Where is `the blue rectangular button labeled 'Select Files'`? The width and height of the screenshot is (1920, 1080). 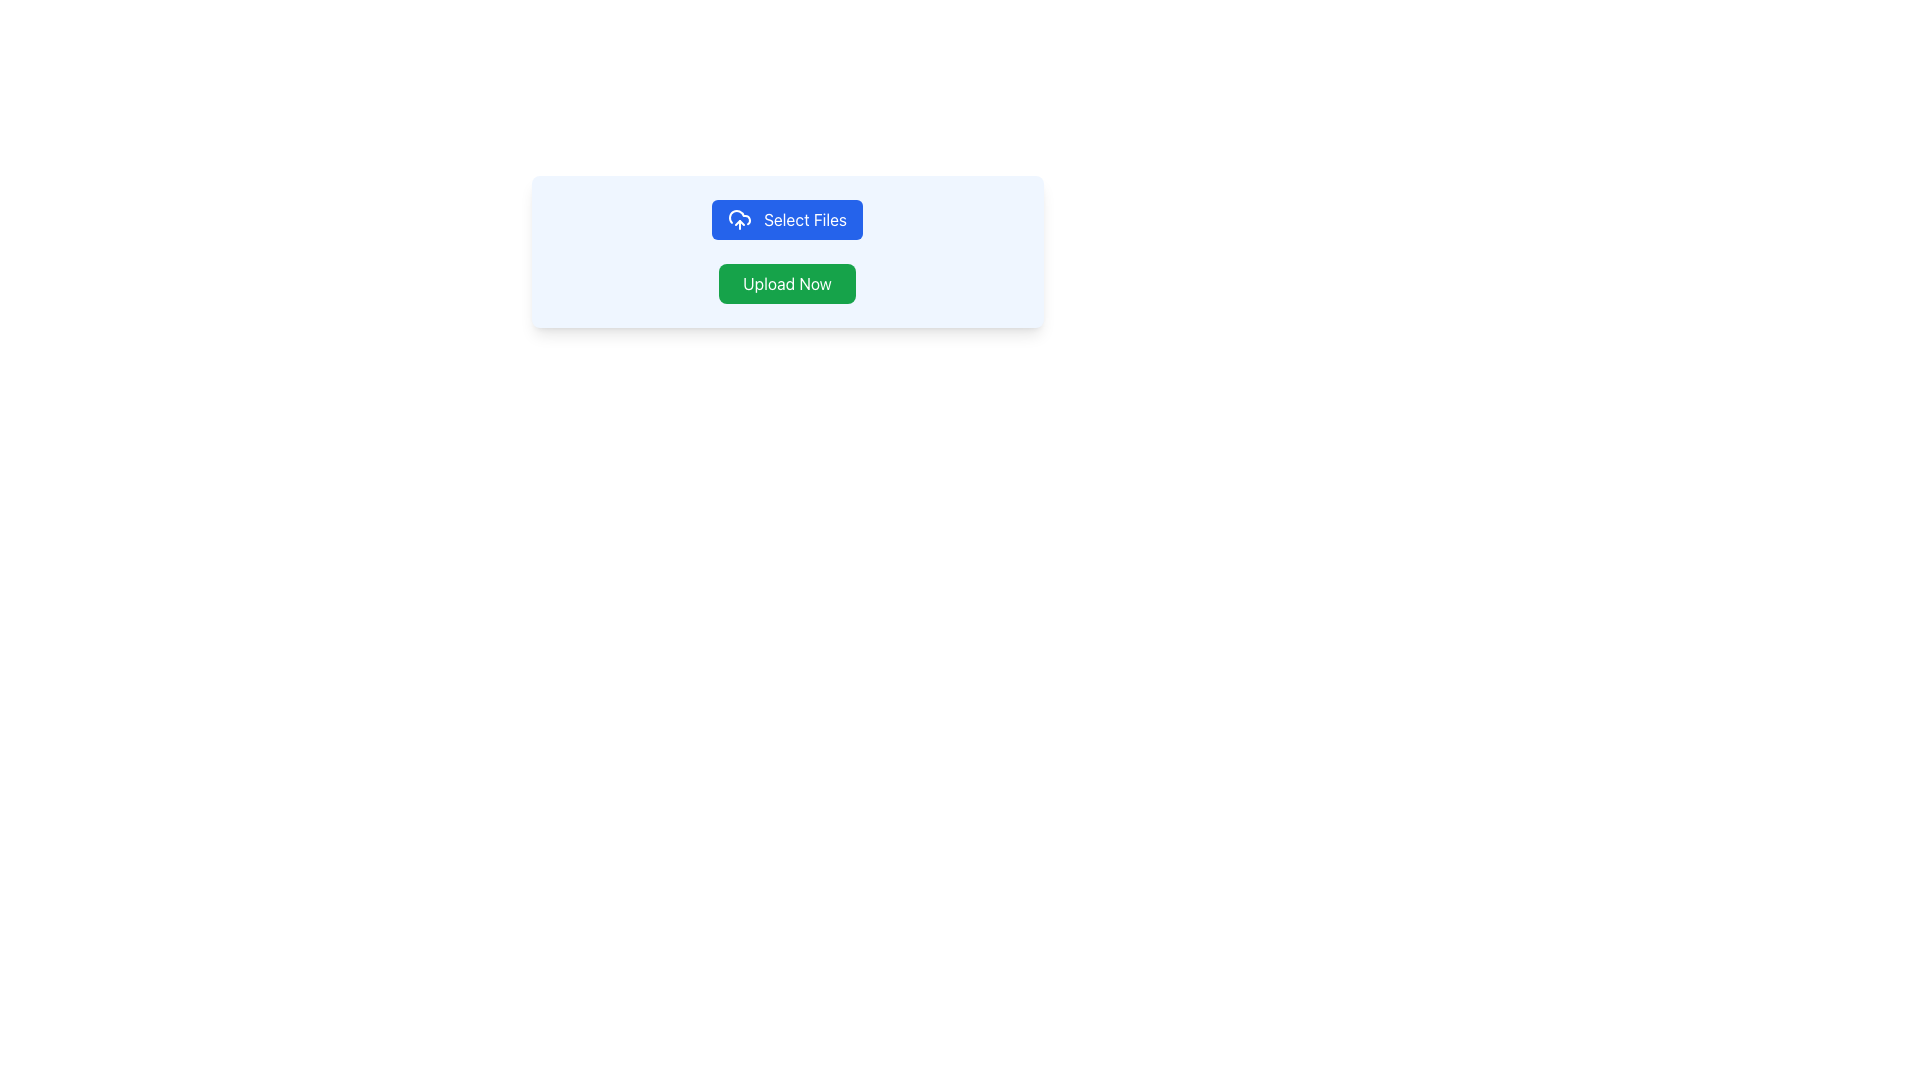 the blue rectangular button labeled 'Select Files' is located at coordinates (786, 219).